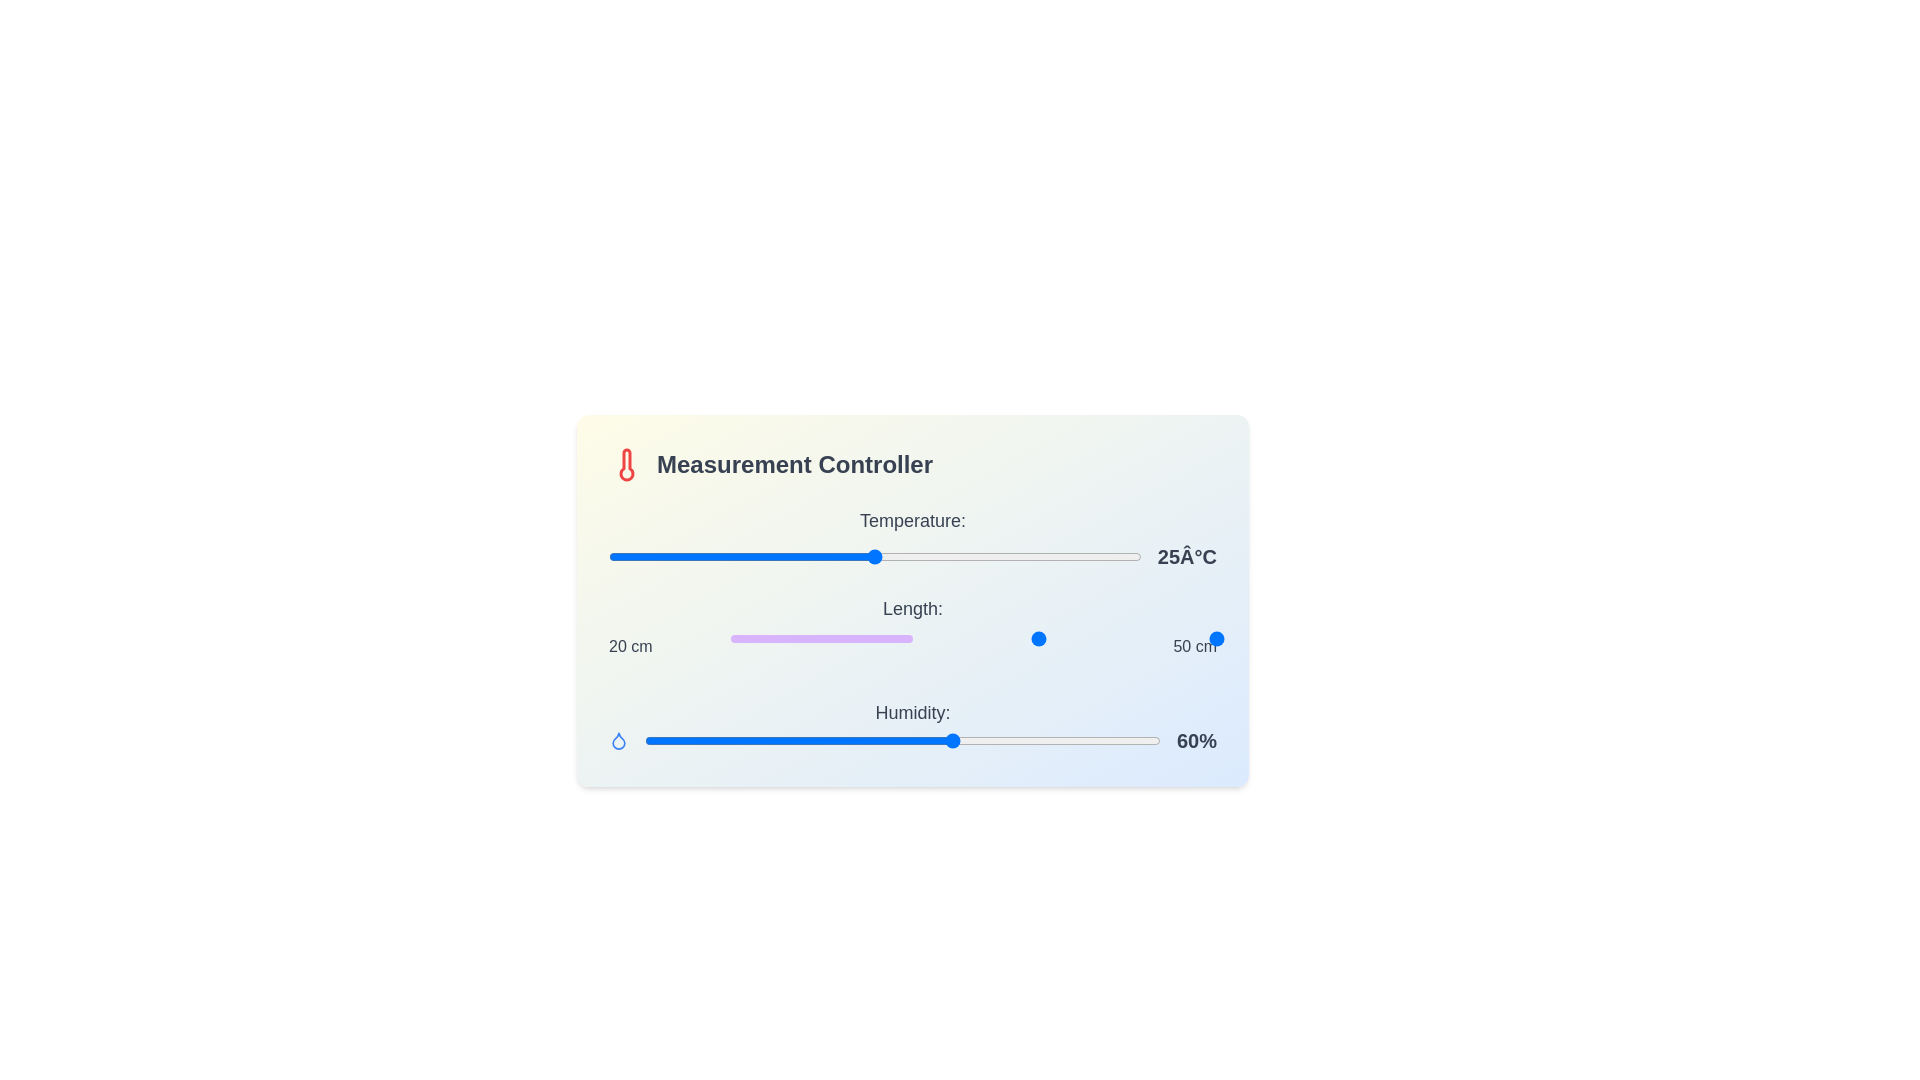 Image resolution: width=1920 pixels, height=1080 pixels. I want to click on the temperature, so click(1035, 556).